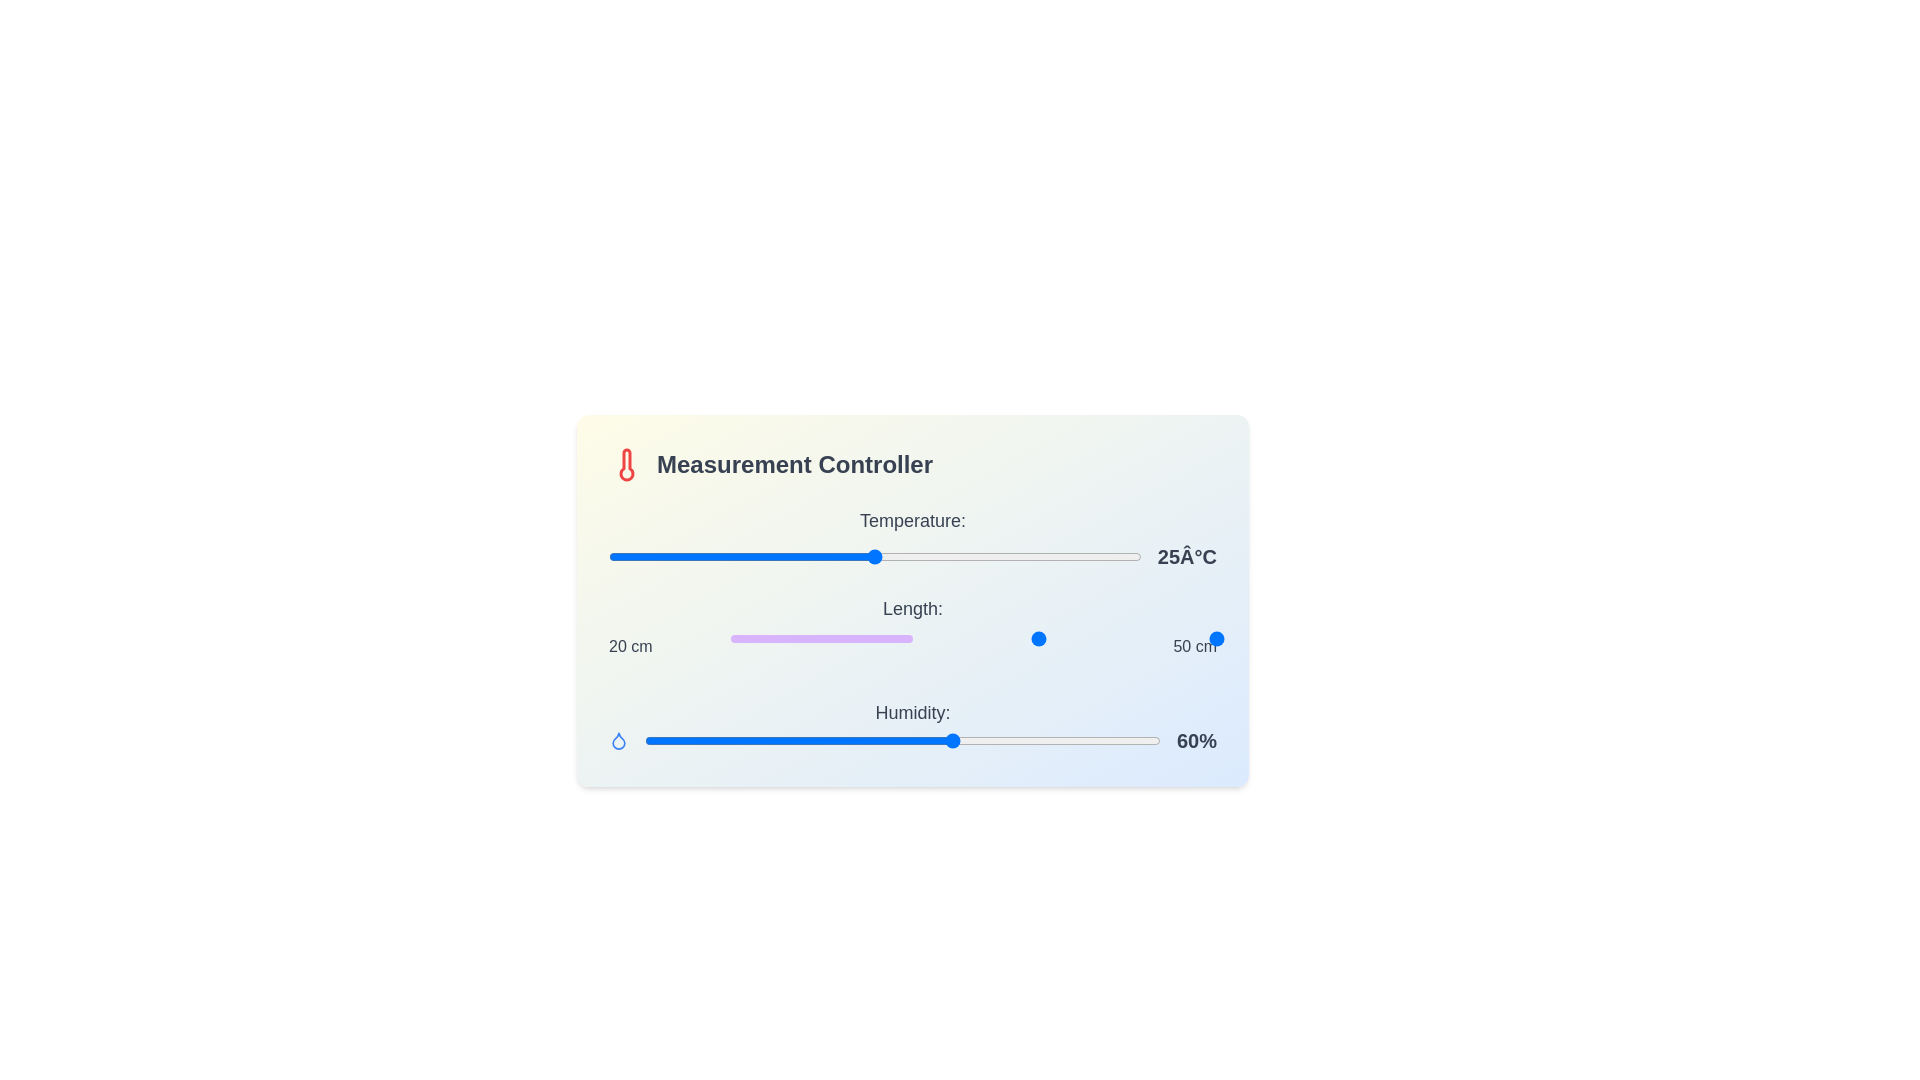 Image resolution: width=1920 pixels, height=1080 pixels. I want to click on the temperature, so click(1035, 556).